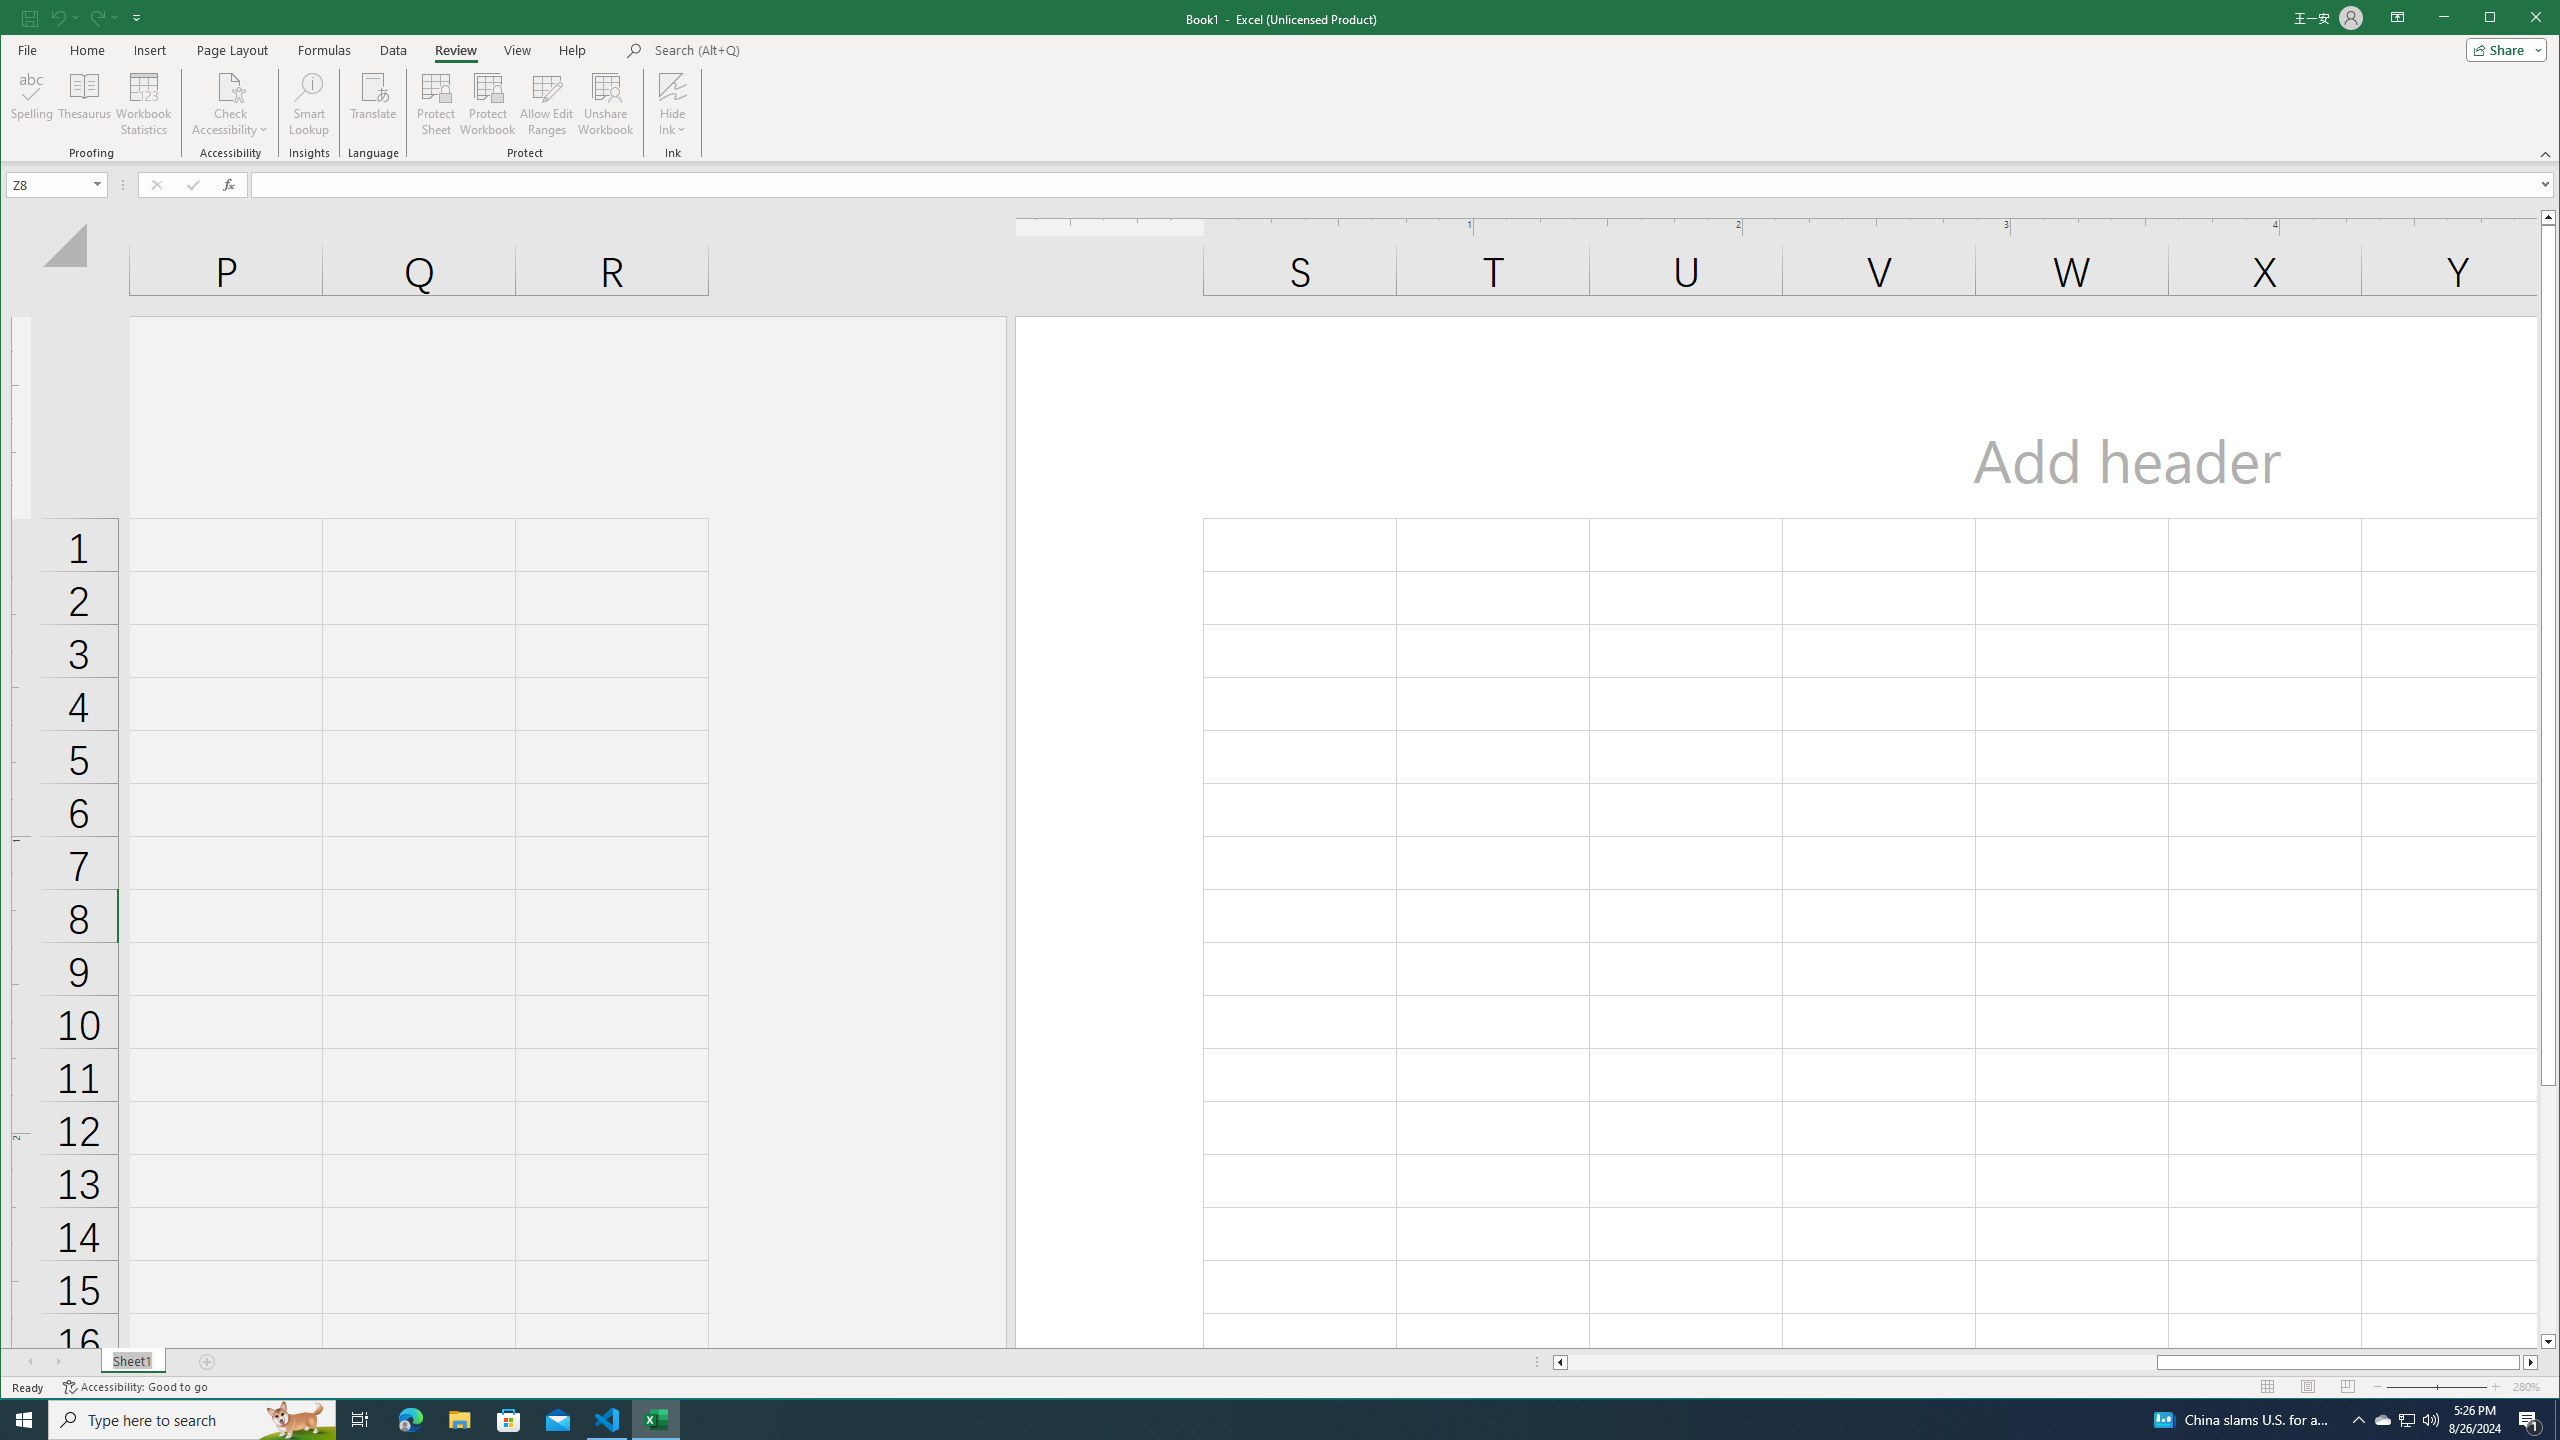 The image size is (2560, 1440). I want to click on 'Microsoft Edge', so click(409, 1418).